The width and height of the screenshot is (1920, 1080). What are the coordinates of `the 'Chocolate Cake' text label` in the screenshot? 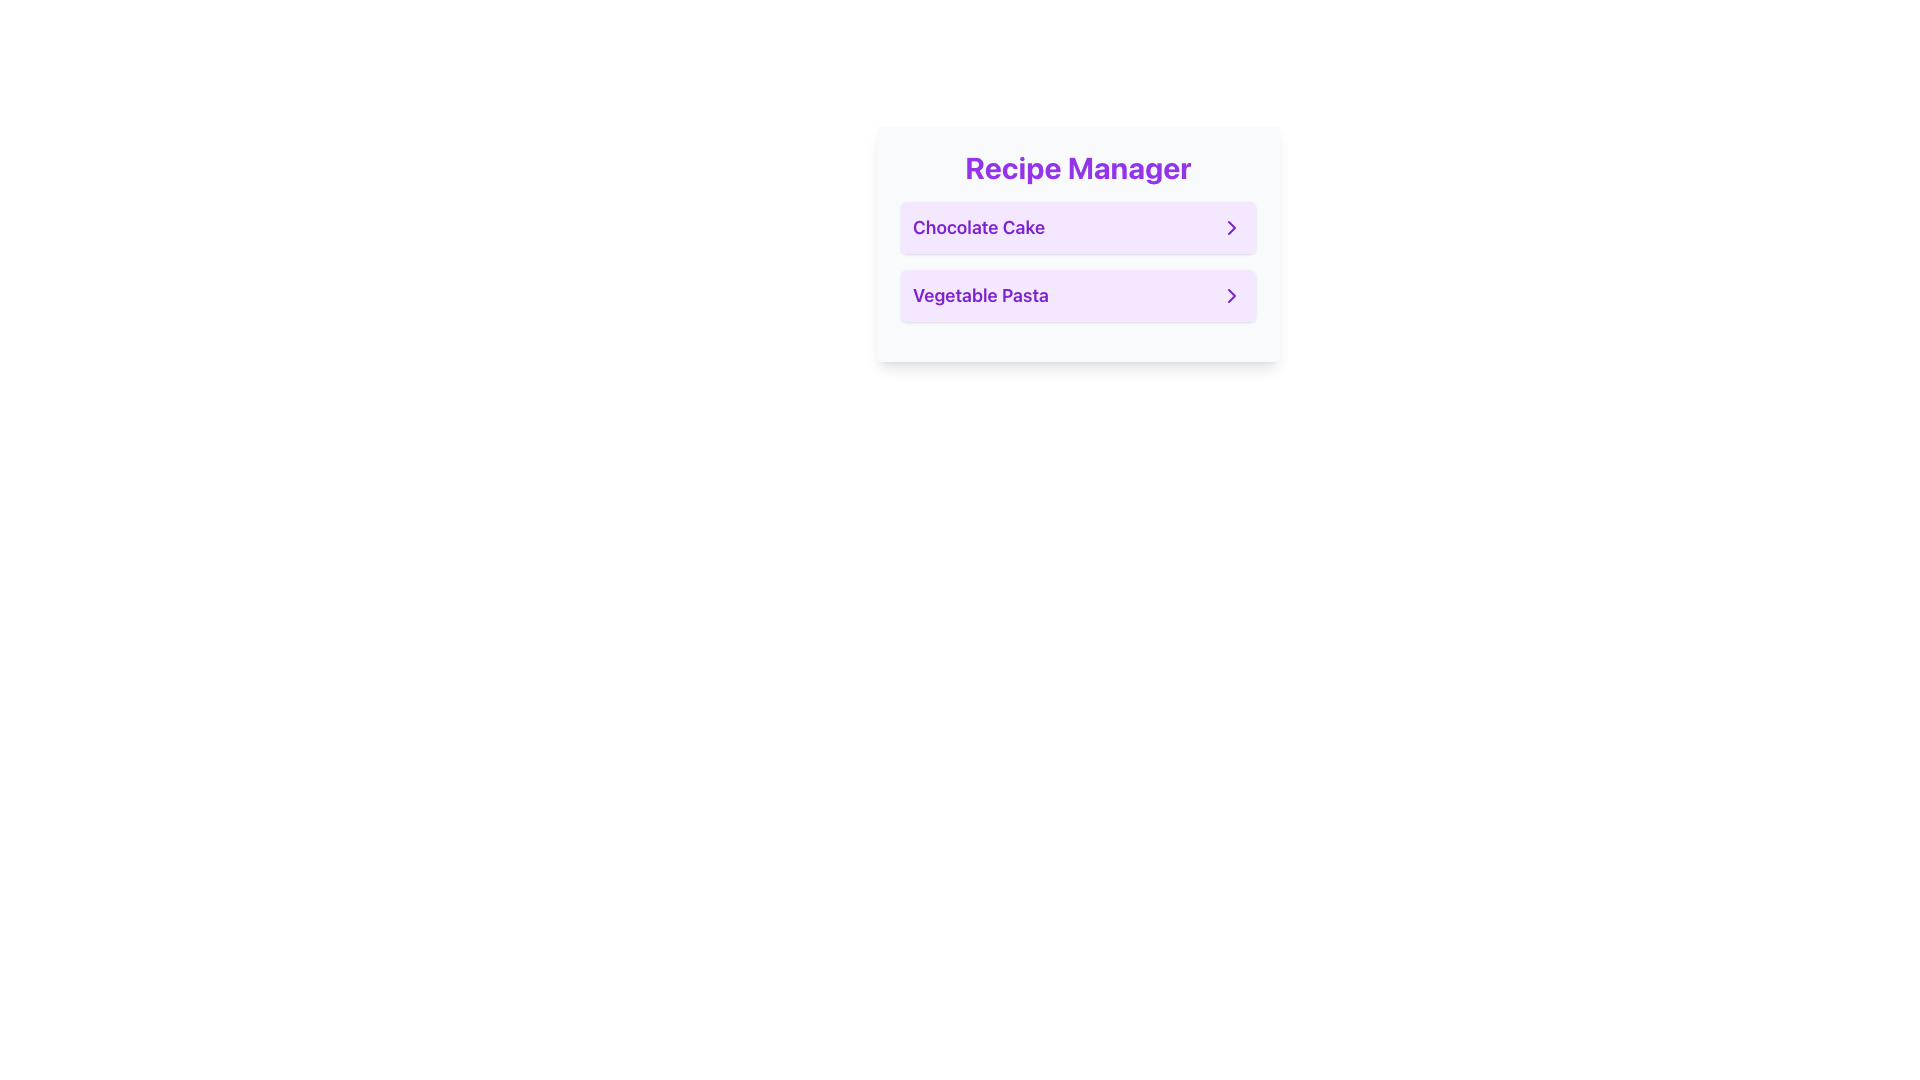 It's located at (979, 226).